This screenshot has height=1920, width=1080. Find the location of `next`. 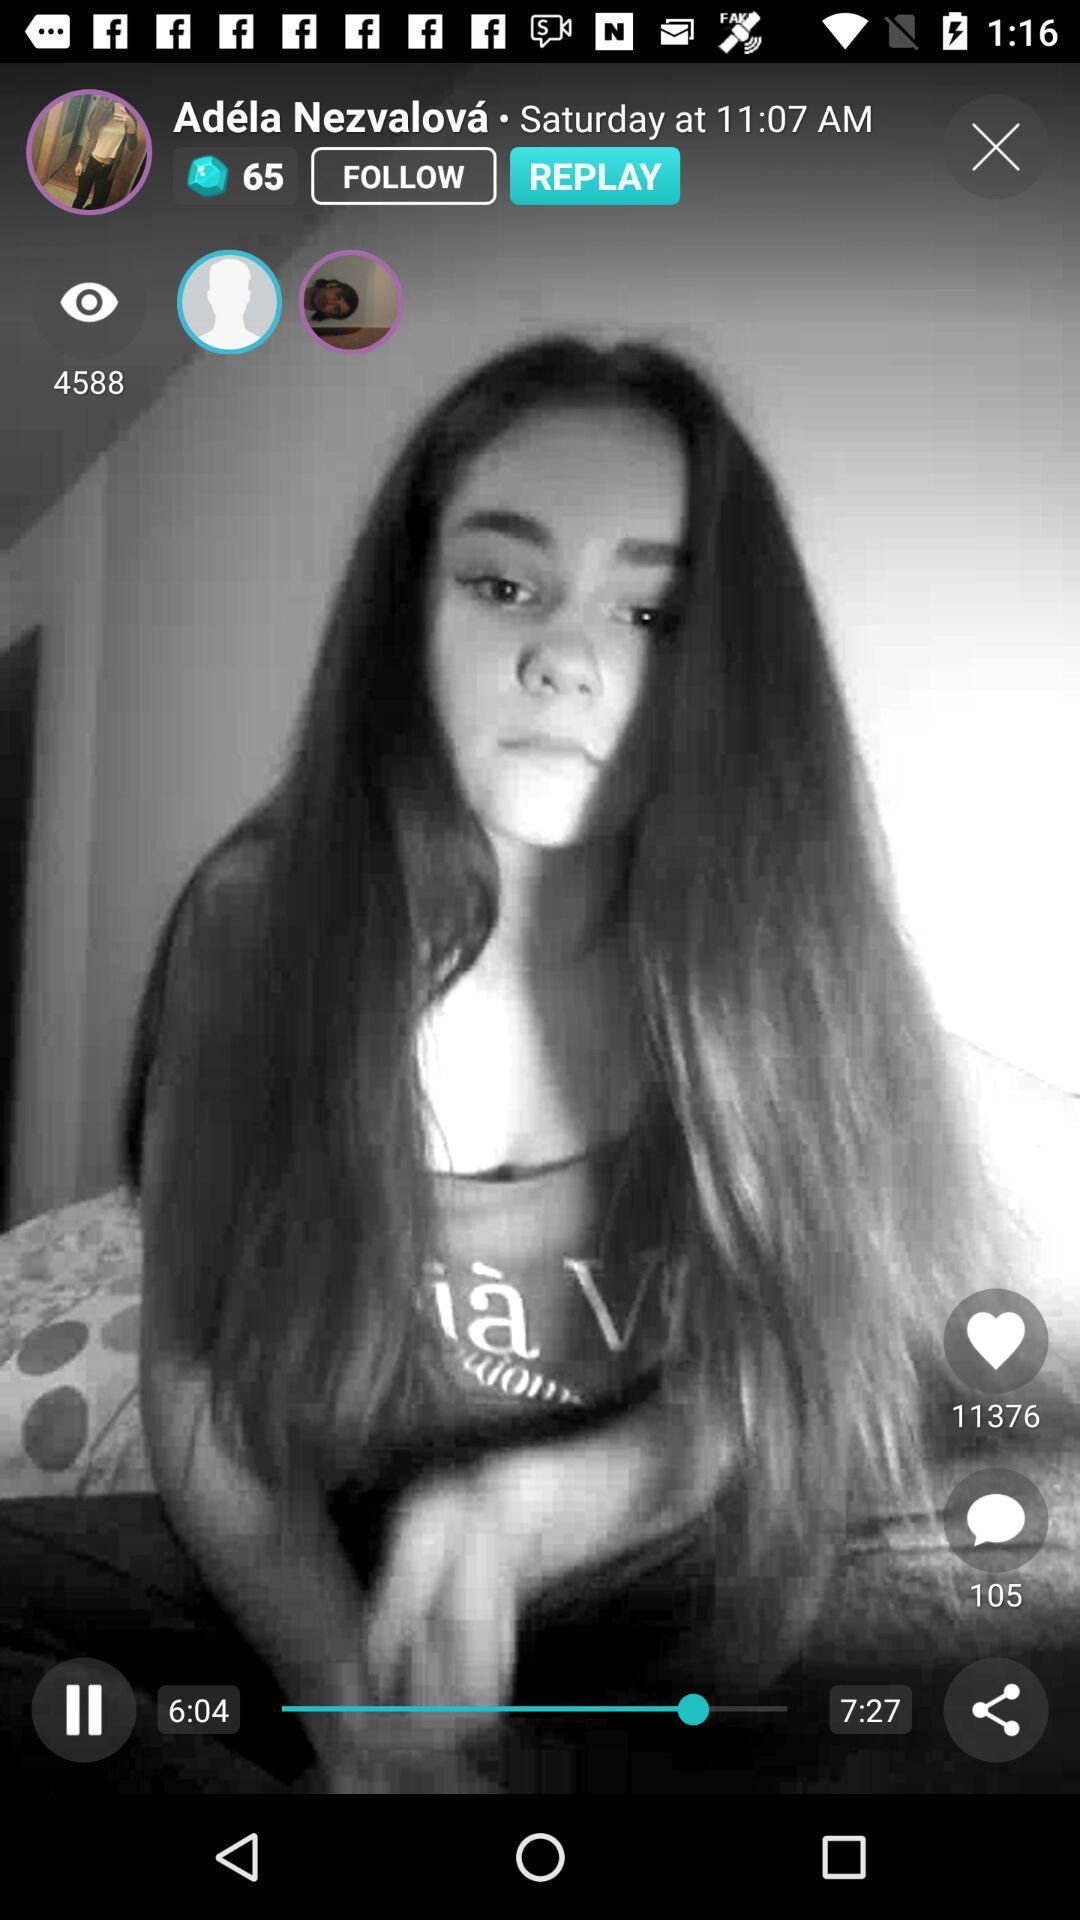

next is located at coordinates (995, 1520).